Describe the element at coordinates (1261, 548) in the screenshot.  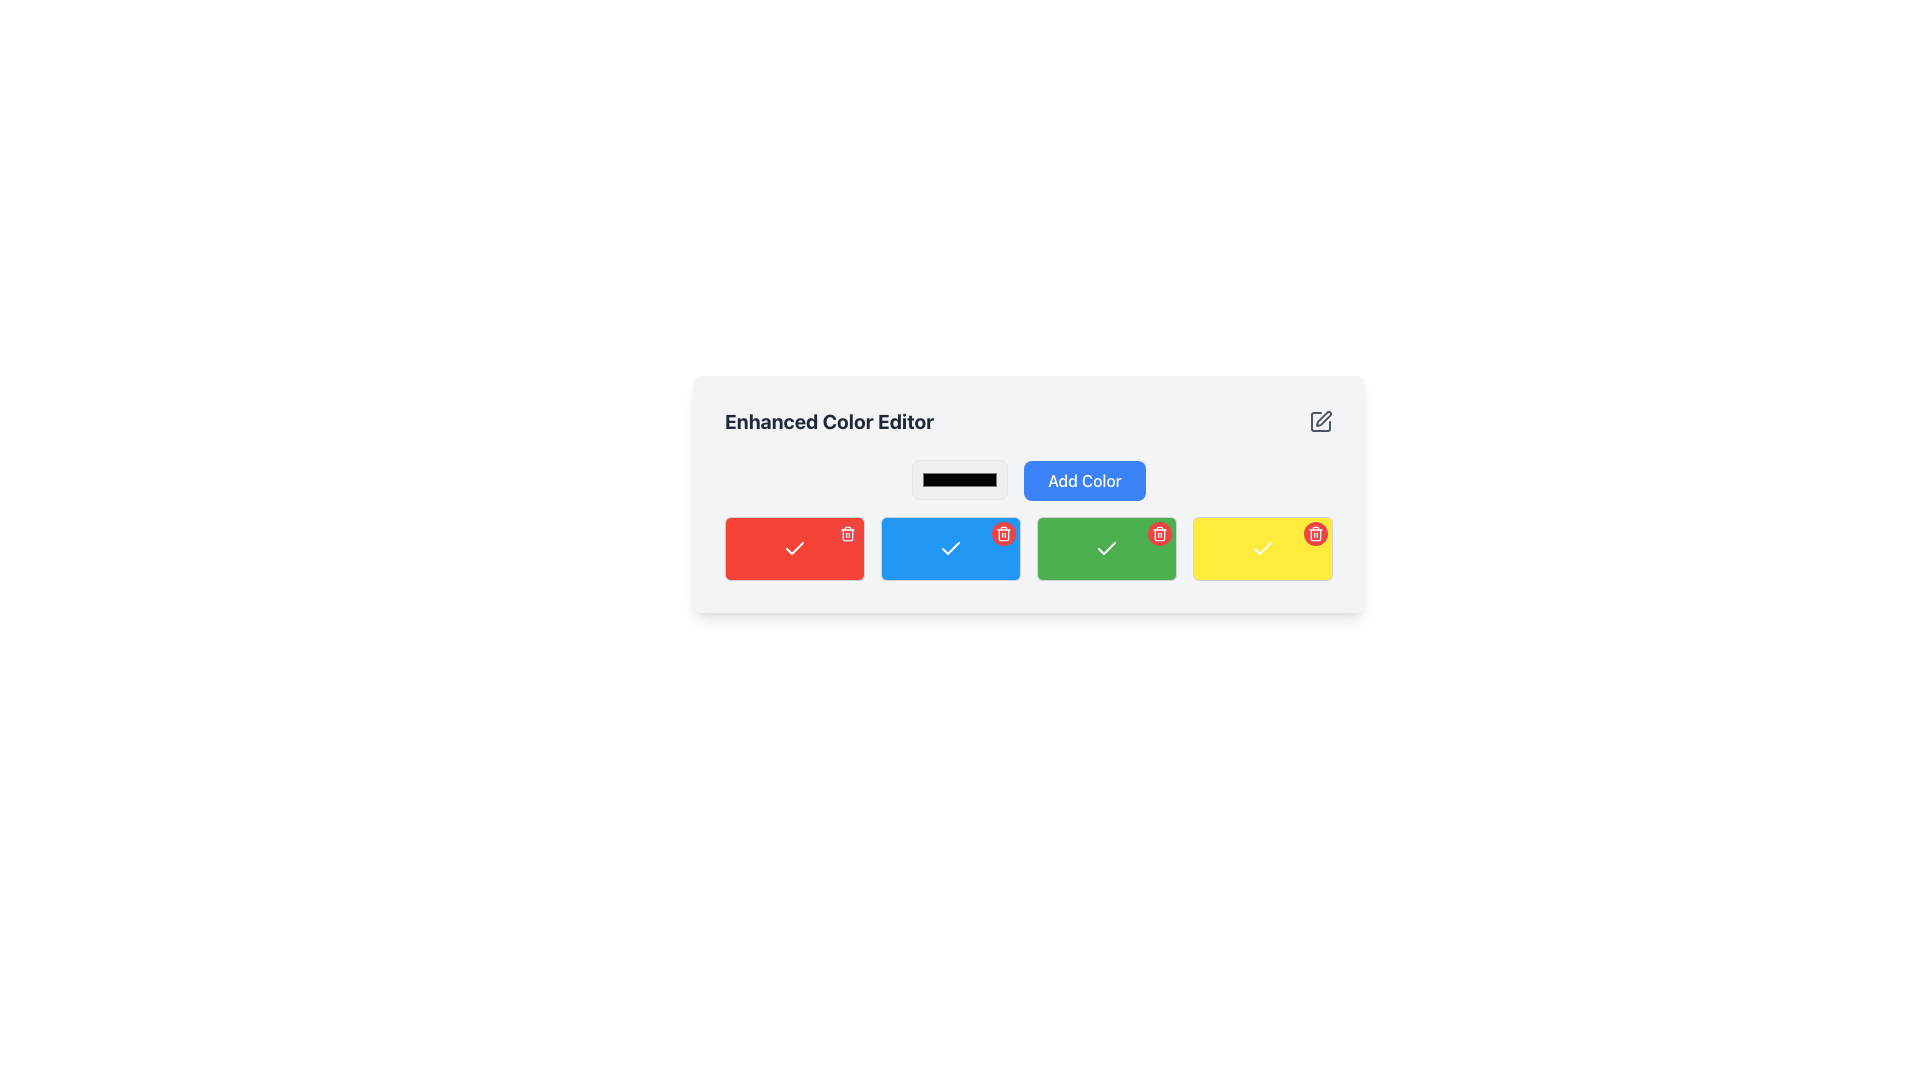
I see `on the fourth rectangle with a bright yellow background and a gray border that contains a white check mark icon` at that location.